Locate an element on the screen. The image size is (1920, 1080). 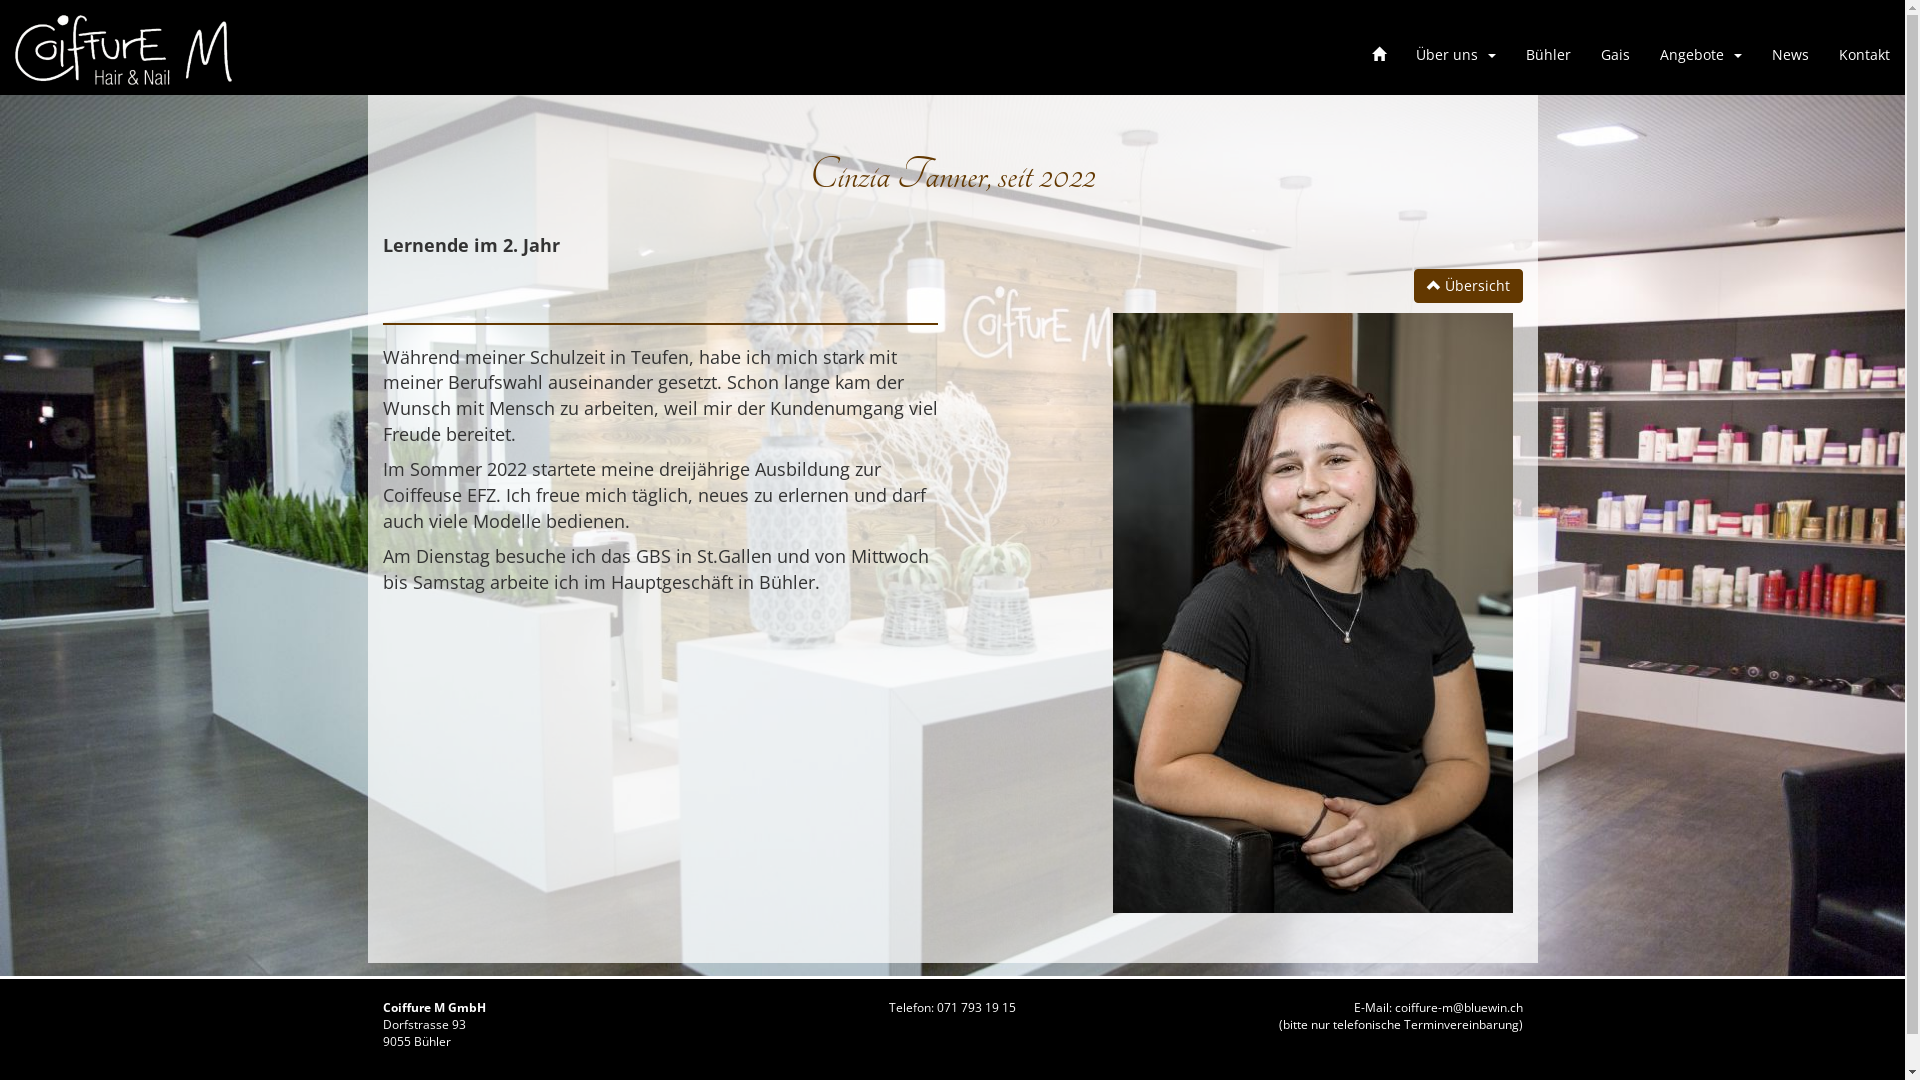
'News' is located at coordinates (1790, 53).